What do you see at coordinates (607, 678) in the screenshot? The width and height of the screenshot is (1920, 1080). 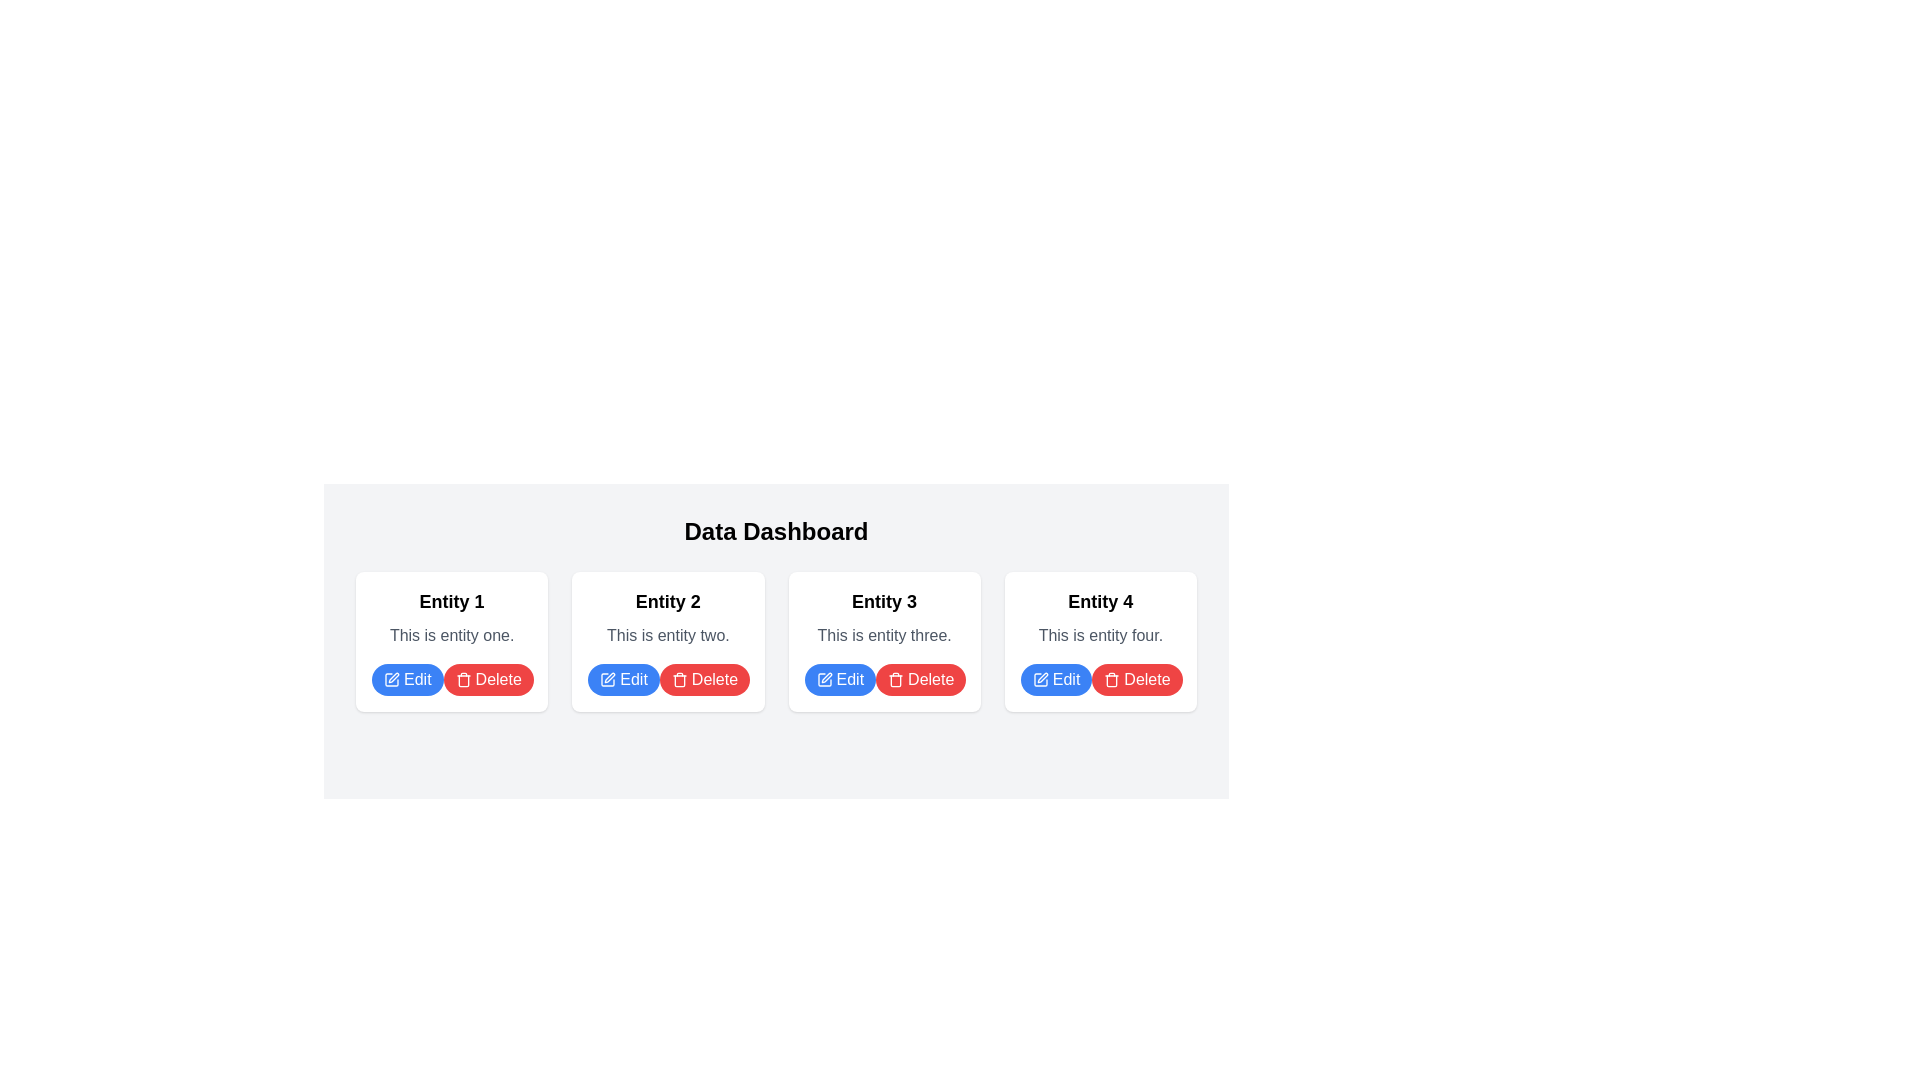 I see `the graphical representation of the 'Edit' button located in the second card labeled 'Entity 2', which is directly above its corresponding 'Edit' button` at bounding box center [607, 678].